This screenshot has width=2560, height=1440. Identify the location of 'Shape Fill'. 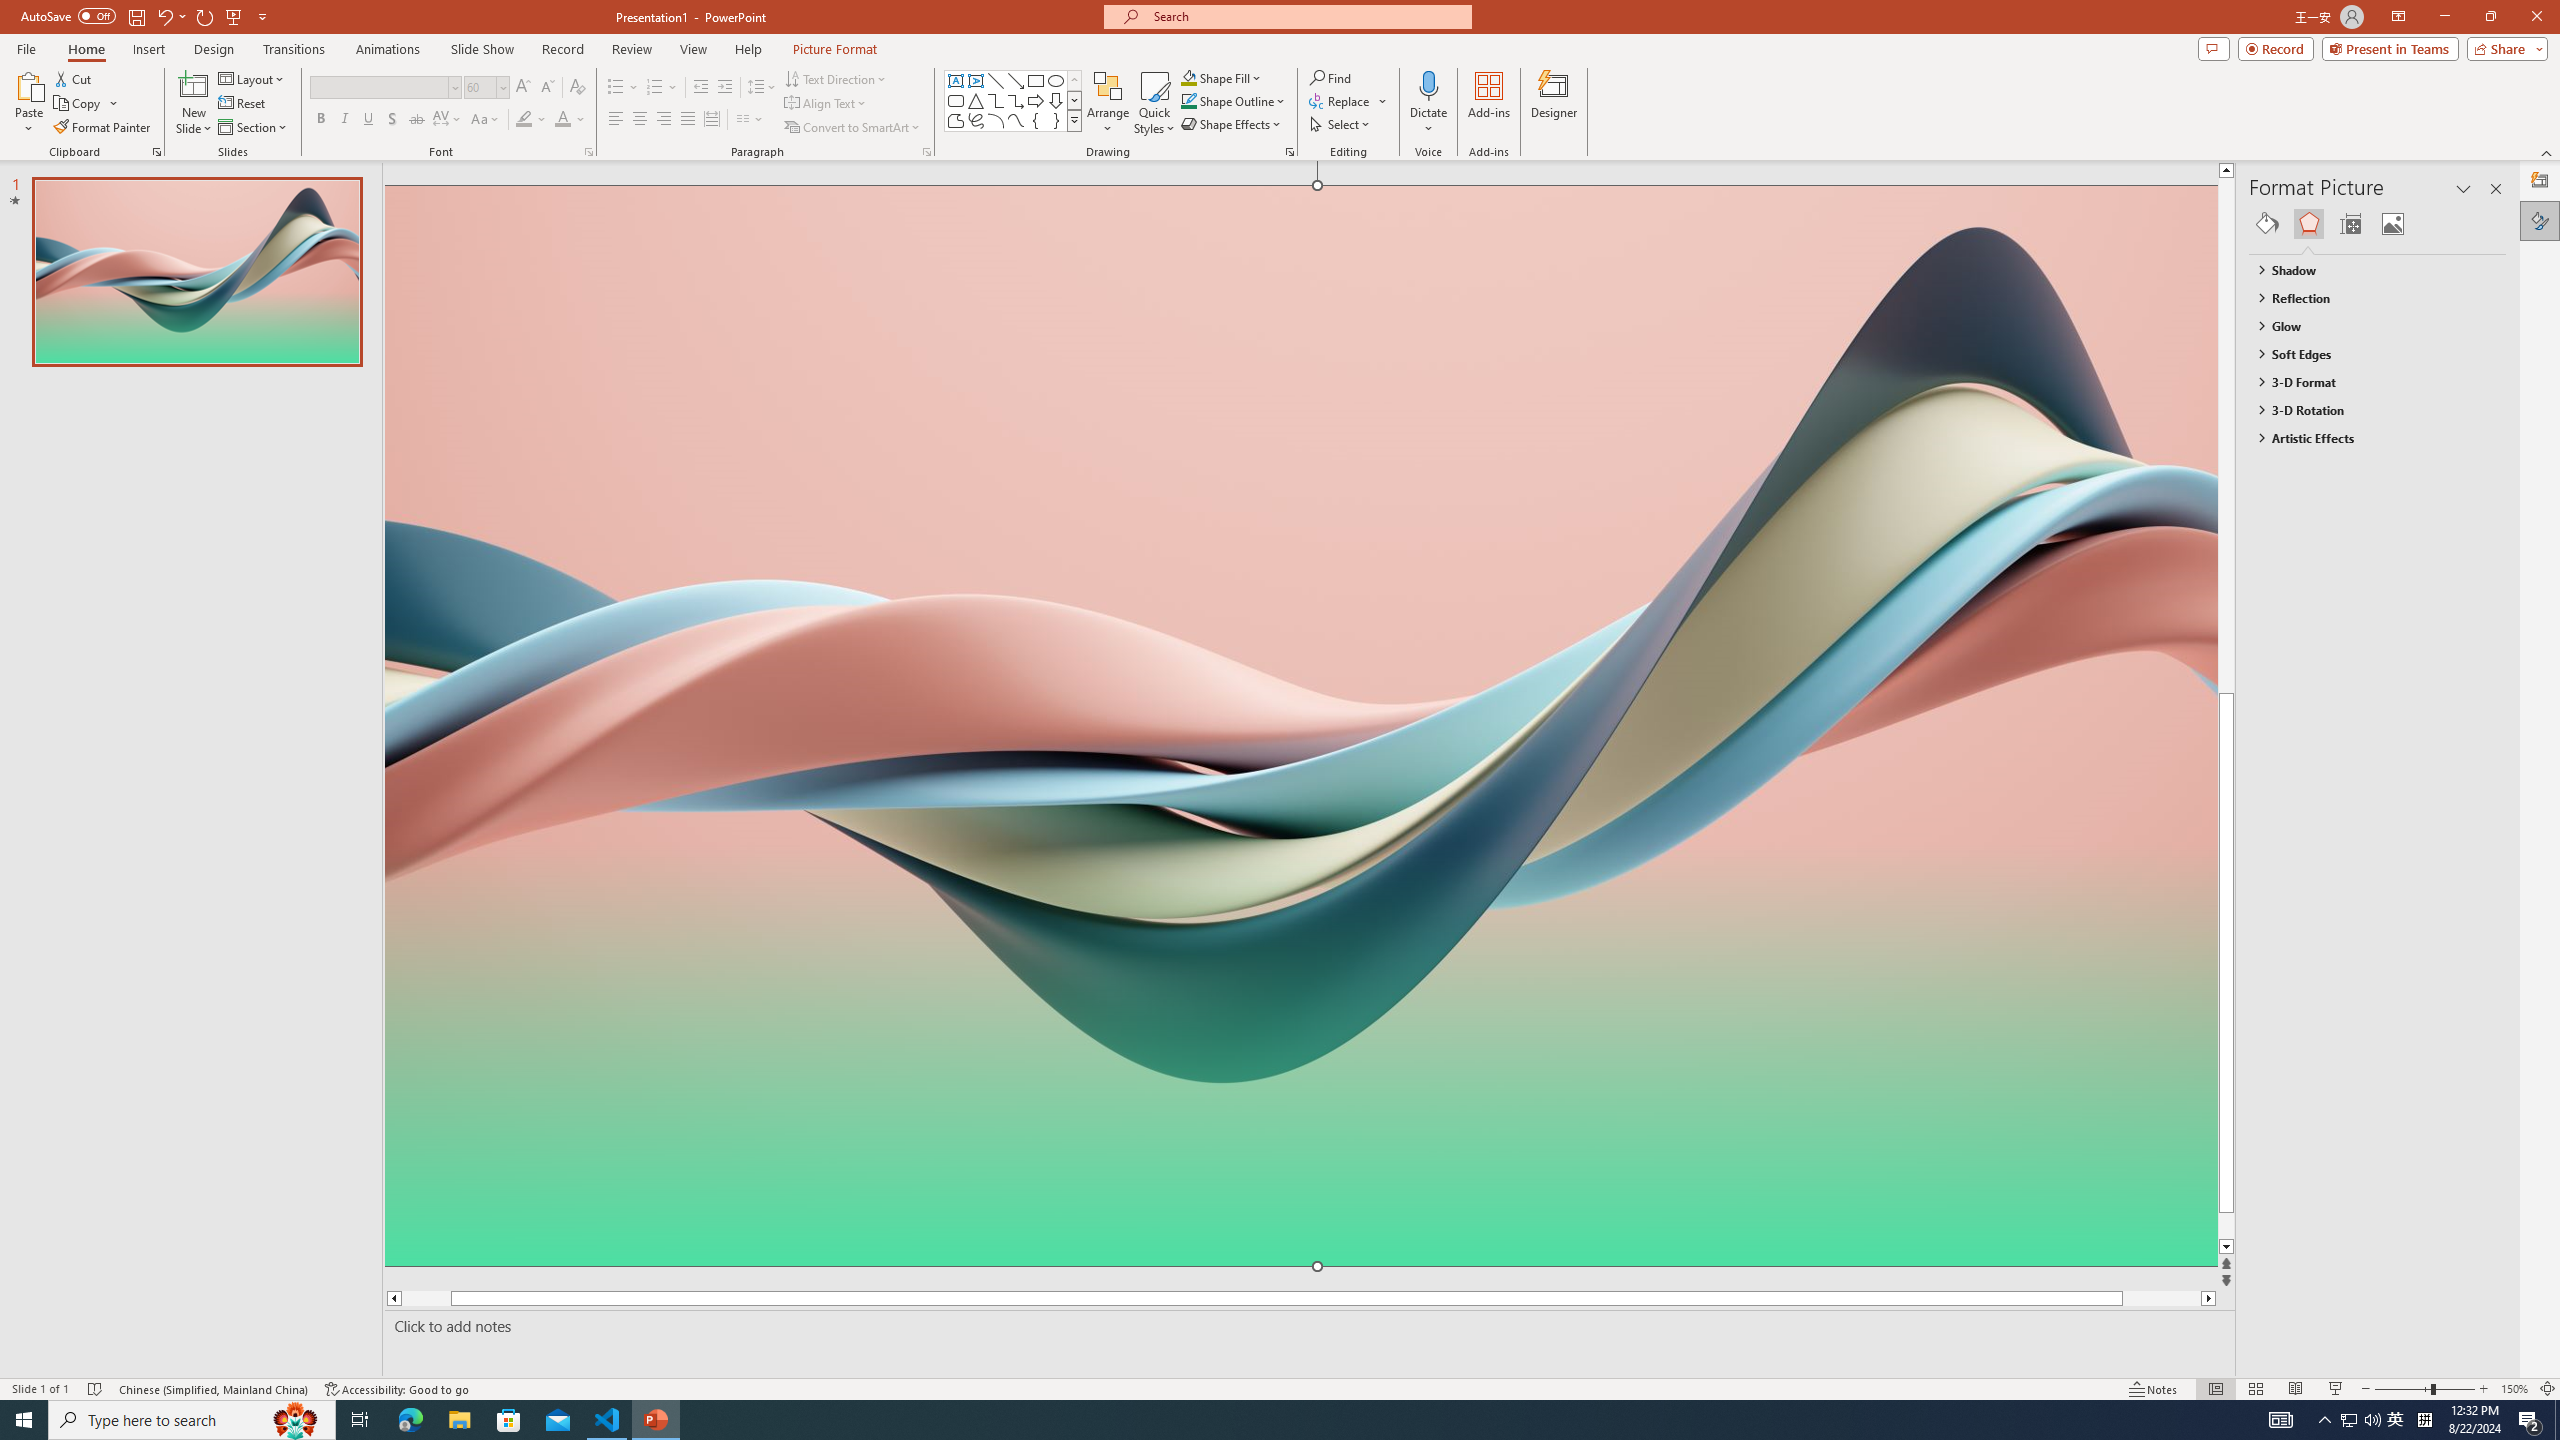
(1222, 77).